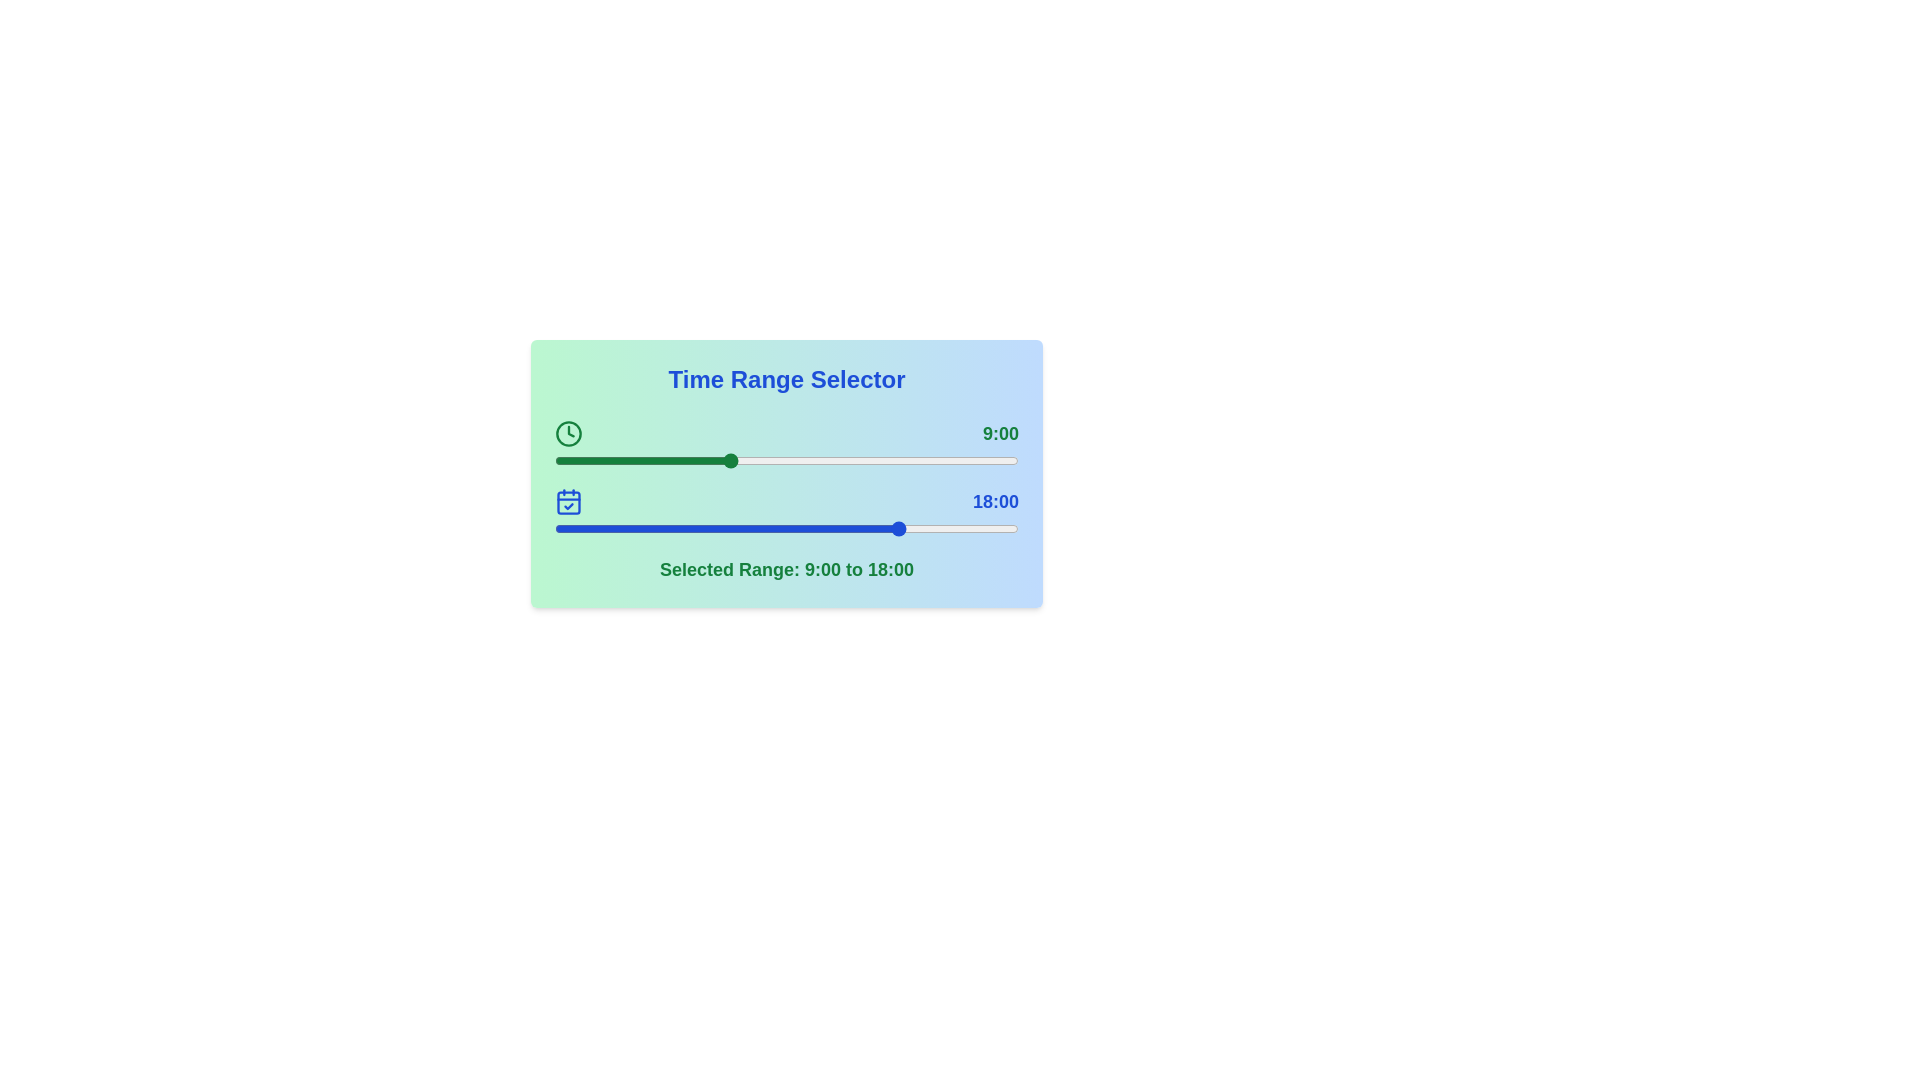  I want to click on time range, so click(612, 527).